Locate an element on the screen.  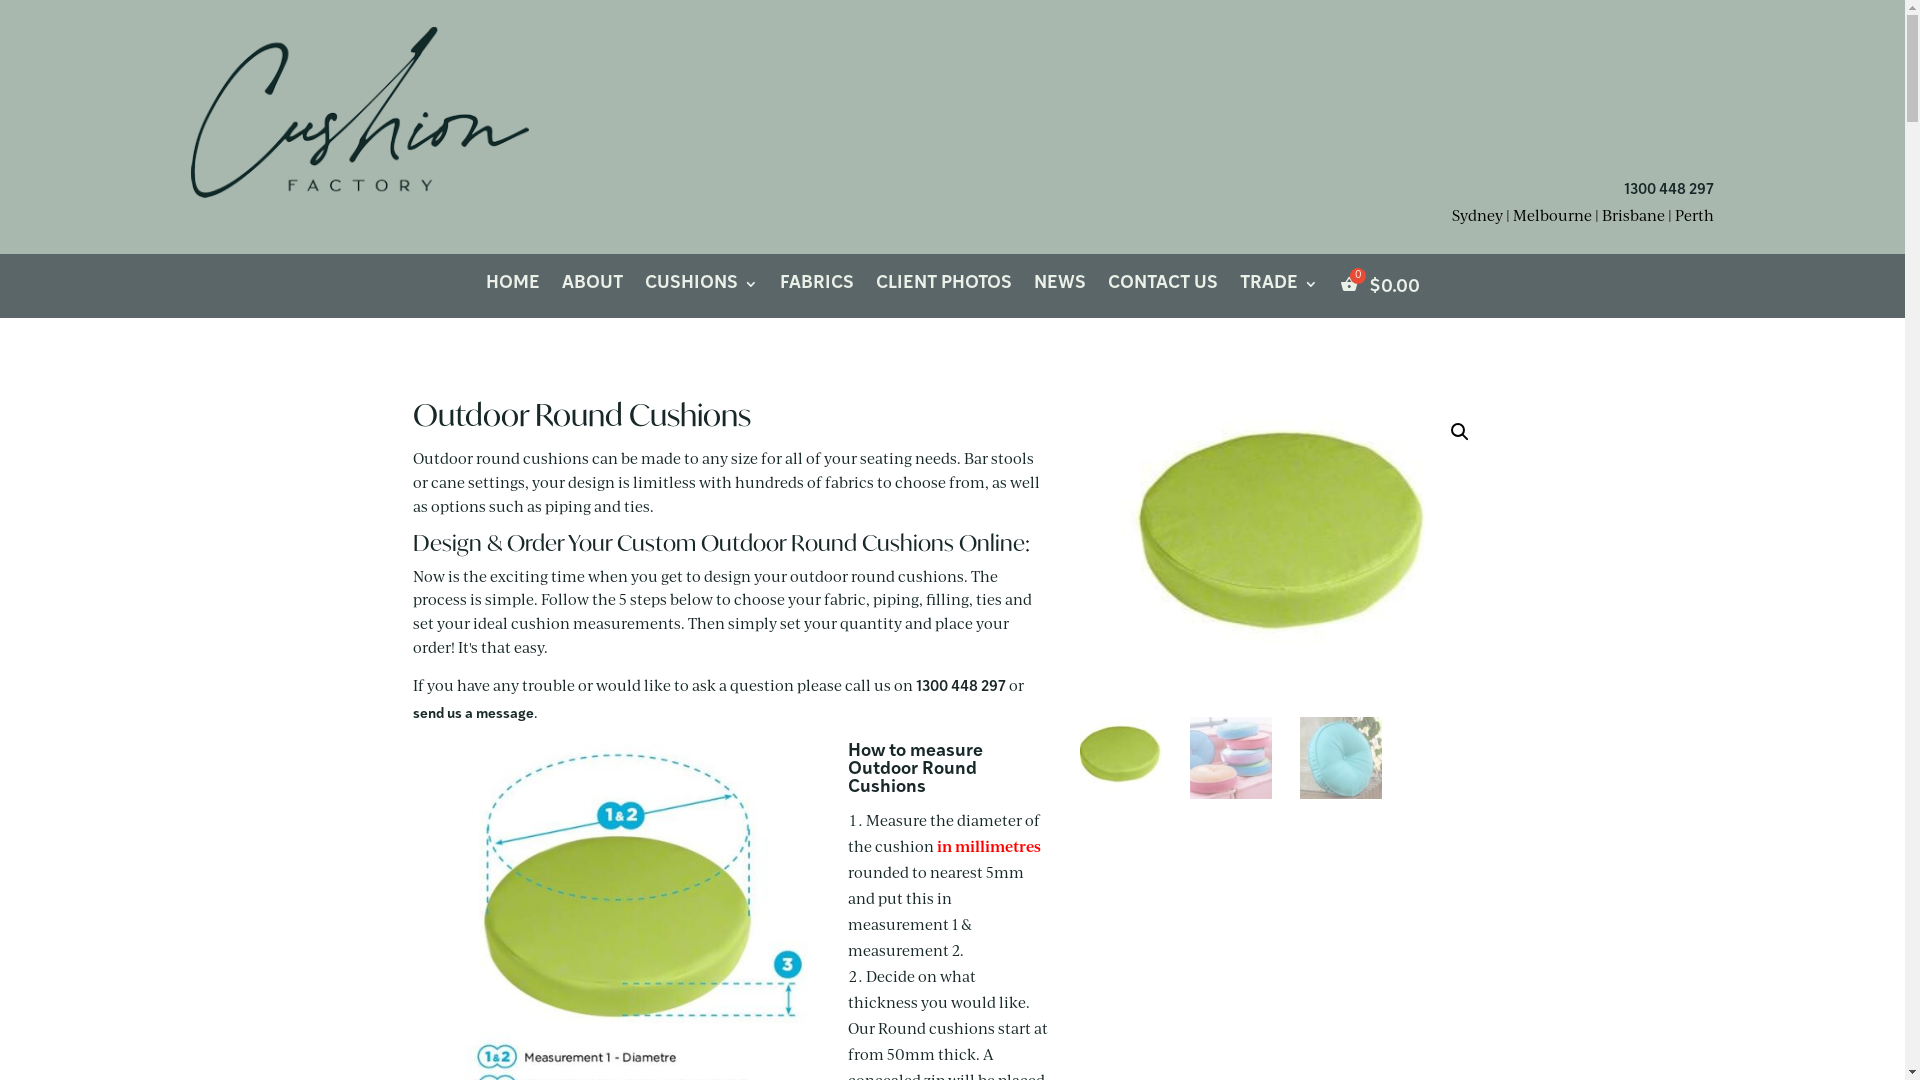
'1300 448 297' is located at coordinates (915, 686).